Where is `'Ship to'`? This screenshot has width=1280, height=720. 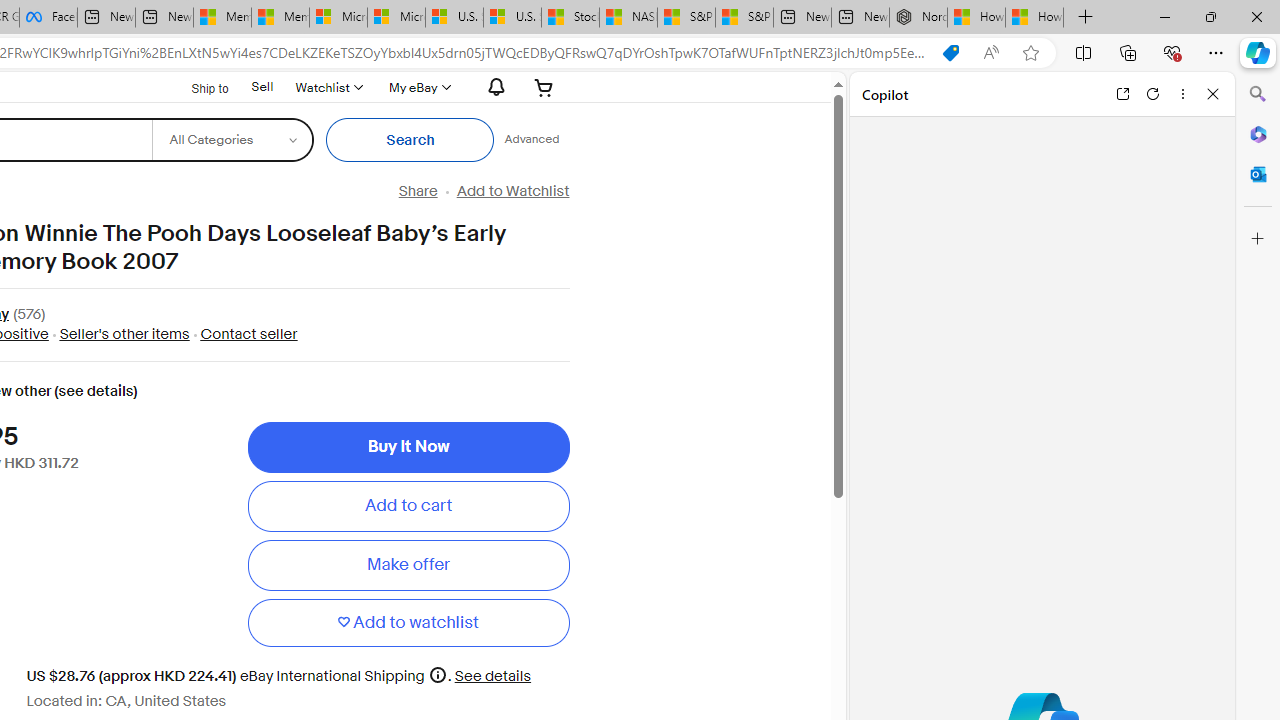 'Ship to' is located at coordinates (197, 87).